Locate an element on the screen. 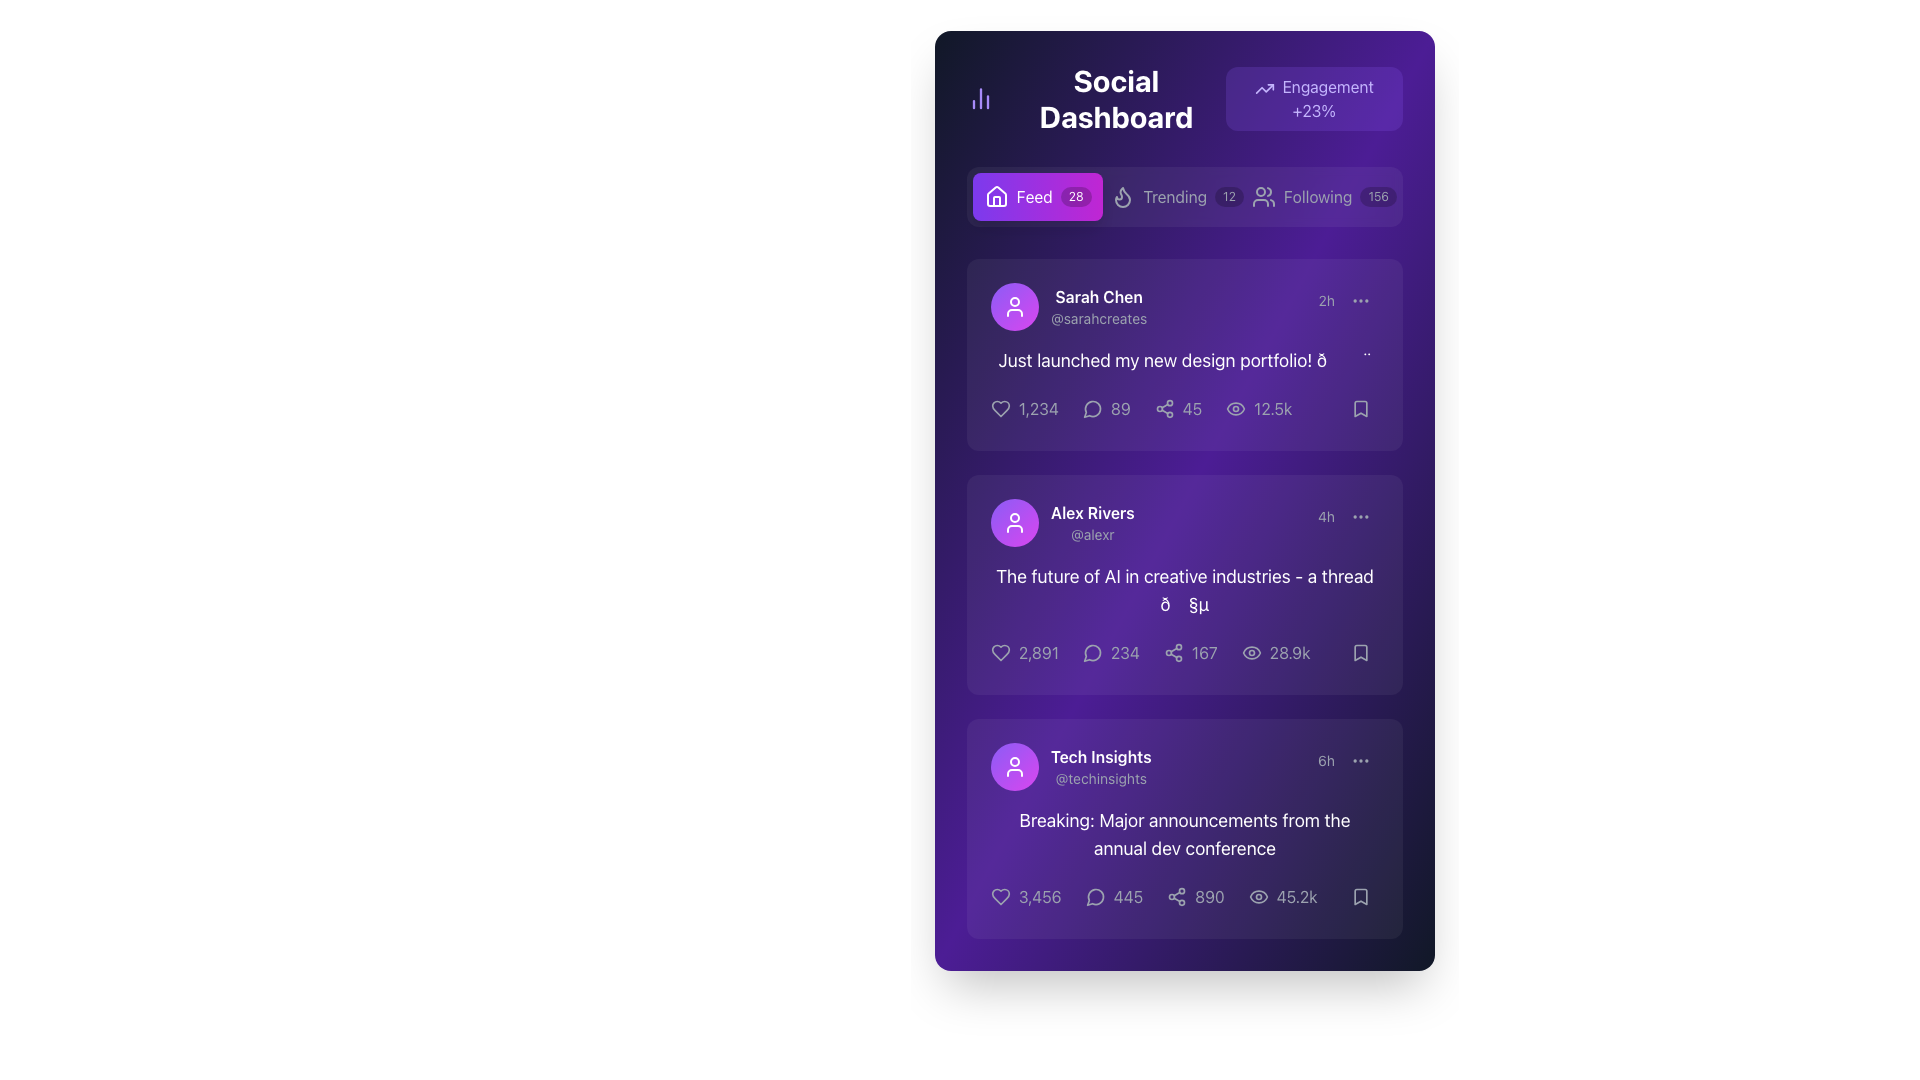  the comment count text located at the bottom of the 'Tech Insights' post card is located at coordinates (1128, 896).